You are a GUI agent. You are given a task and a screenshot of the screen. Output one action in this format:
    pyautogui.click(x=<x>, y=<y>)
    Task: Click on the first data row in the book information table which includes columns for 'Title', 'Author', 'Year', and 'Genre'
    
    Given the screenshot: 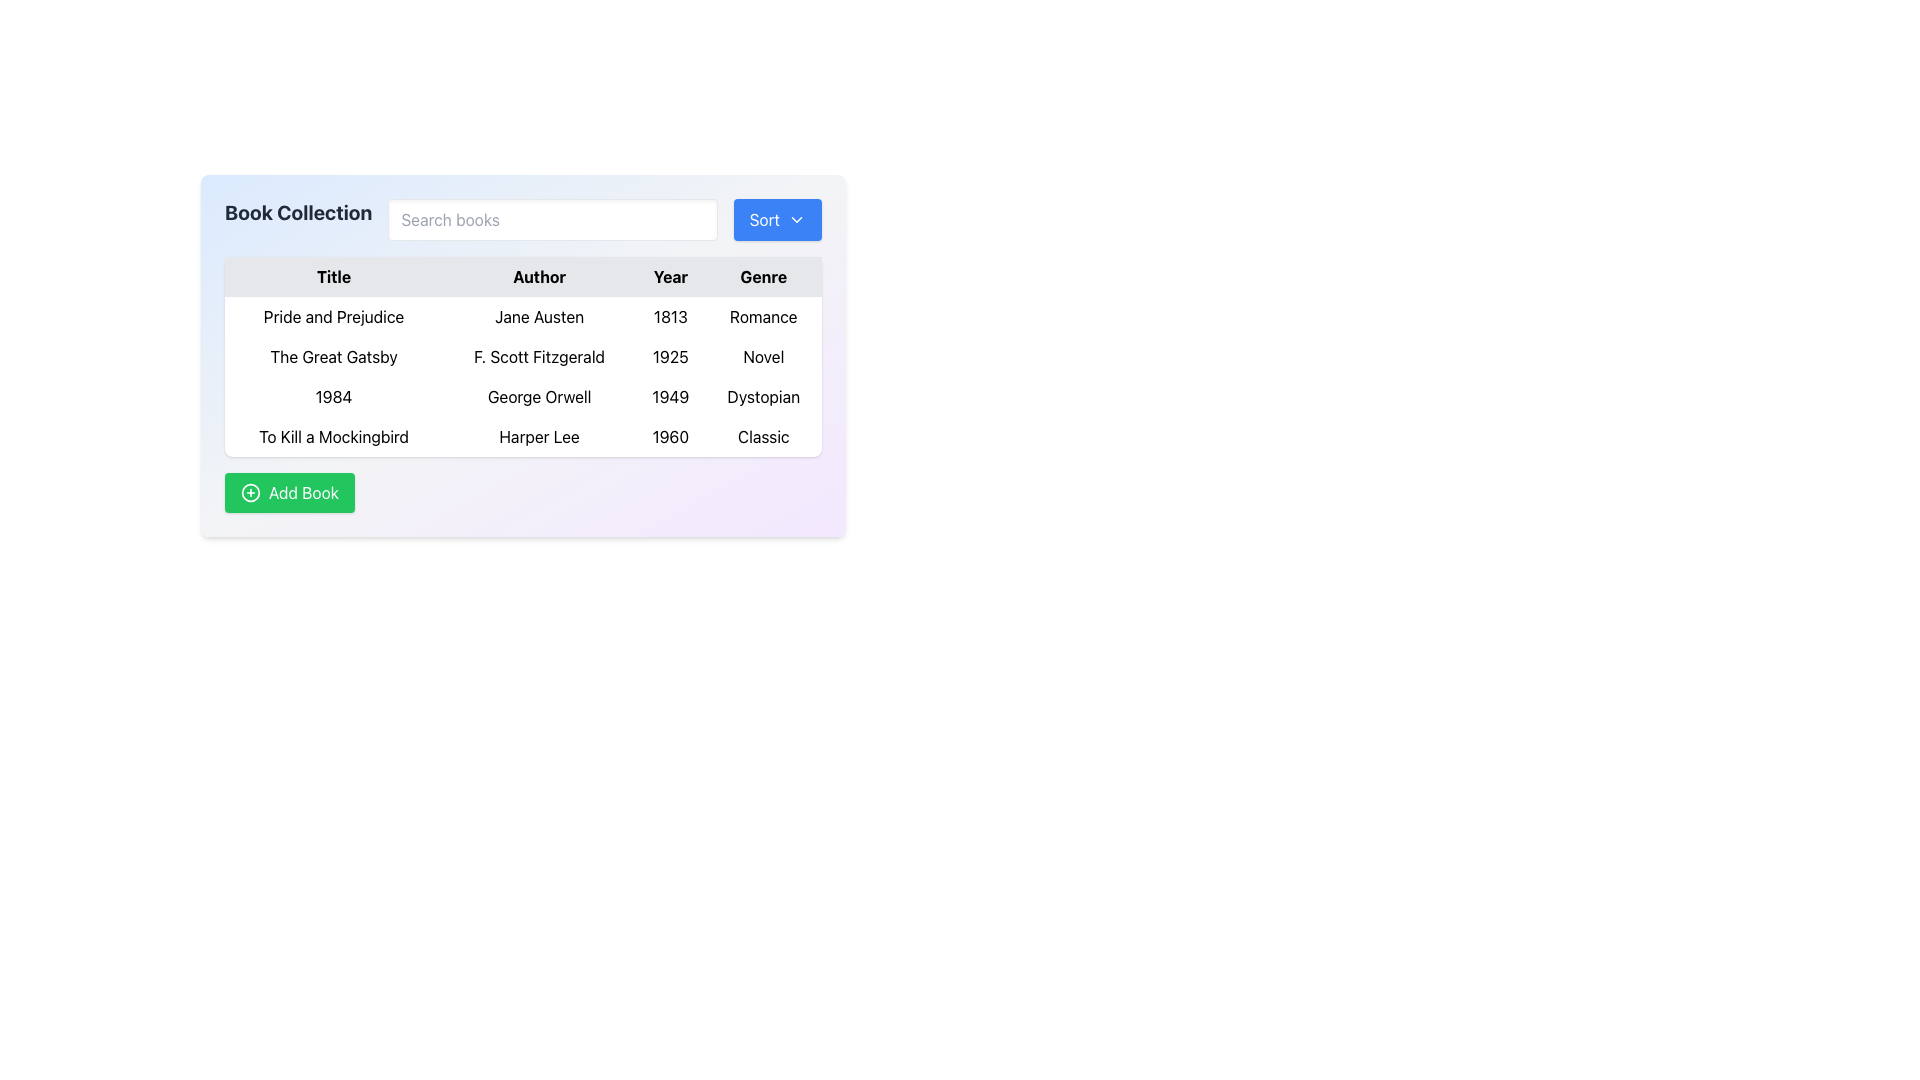 What is the action you would take?
    pyautogui.click(x=523, y=315)
    